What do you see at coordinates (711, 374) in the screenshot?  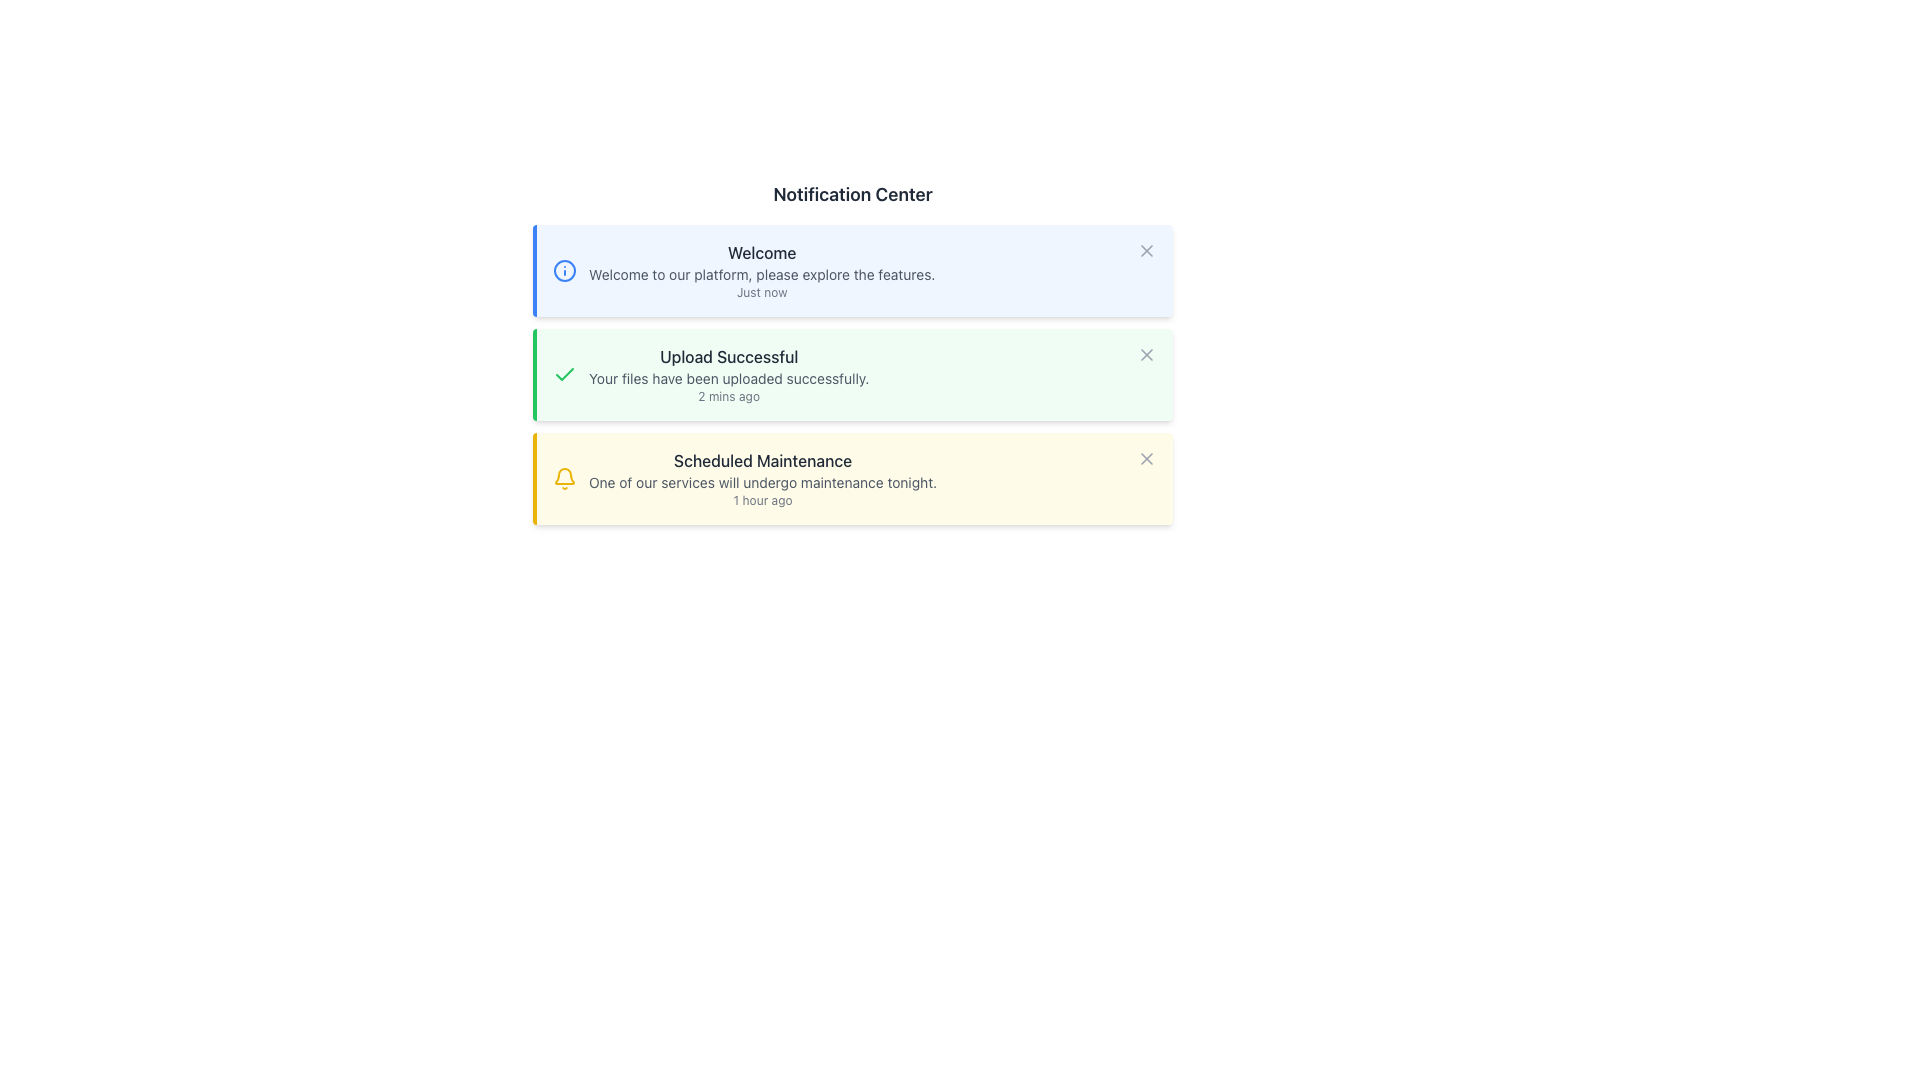 I see `the second success notification message, which is located between 'Welcome' and 'Scheduled Maintenance'` at bounding box center [711, 374].